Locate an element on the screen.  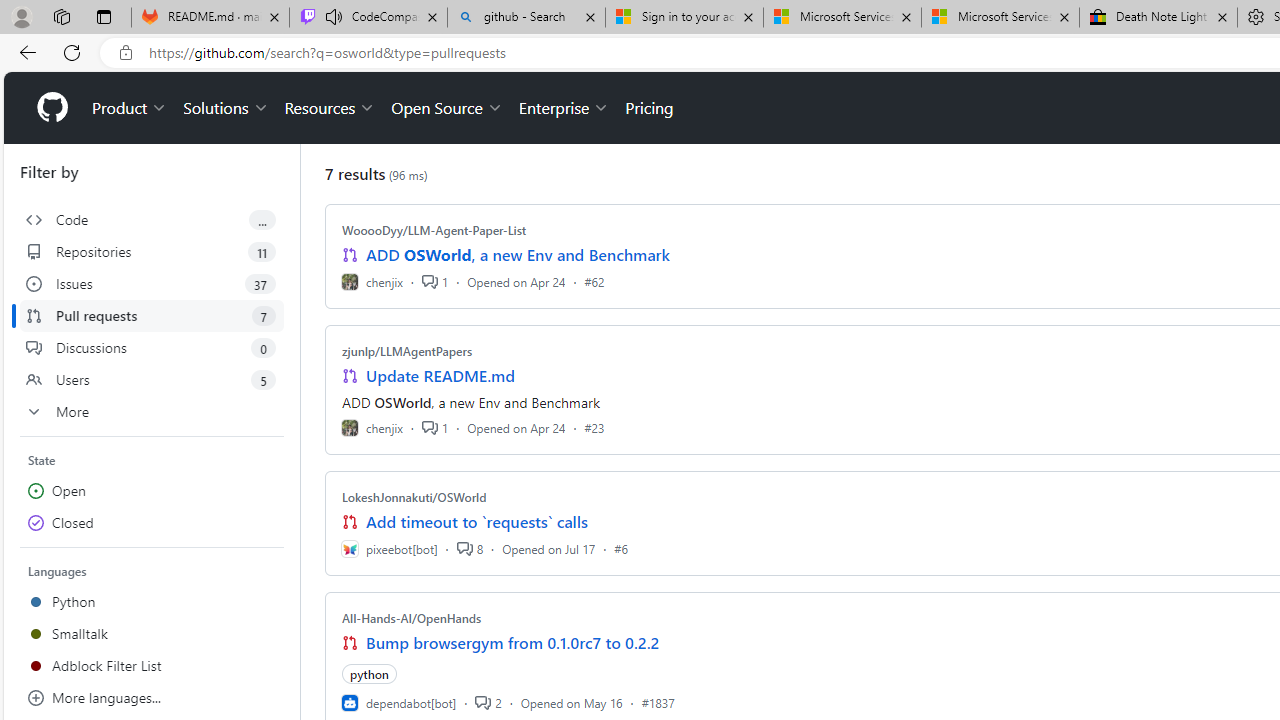
'pixeebot[bot]' is located at coordinates (389, 548).